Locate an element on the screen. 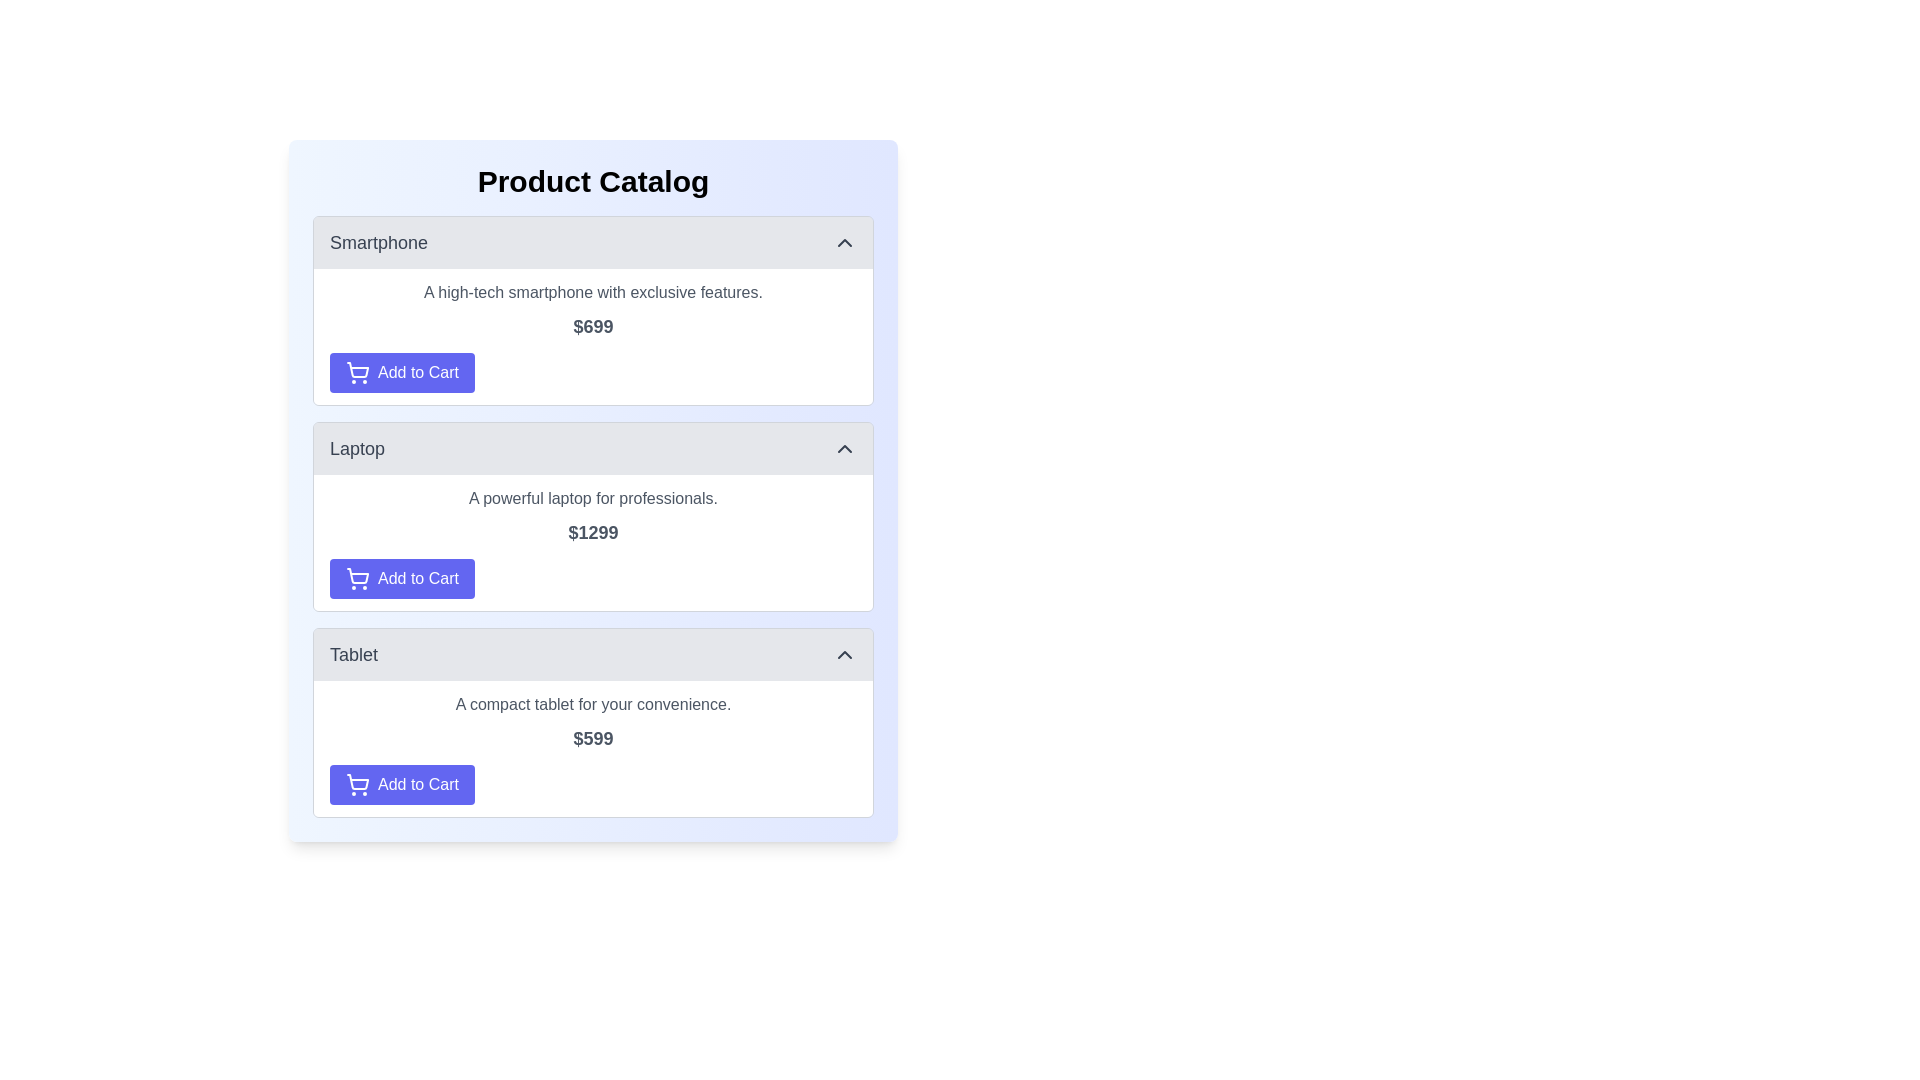 This screenshot has width=1920, height=1080. the informational block located within the 'Tablet' product card, which is situated below the title and above the 'Add to Cart' button is located at coordinates (592, 748).